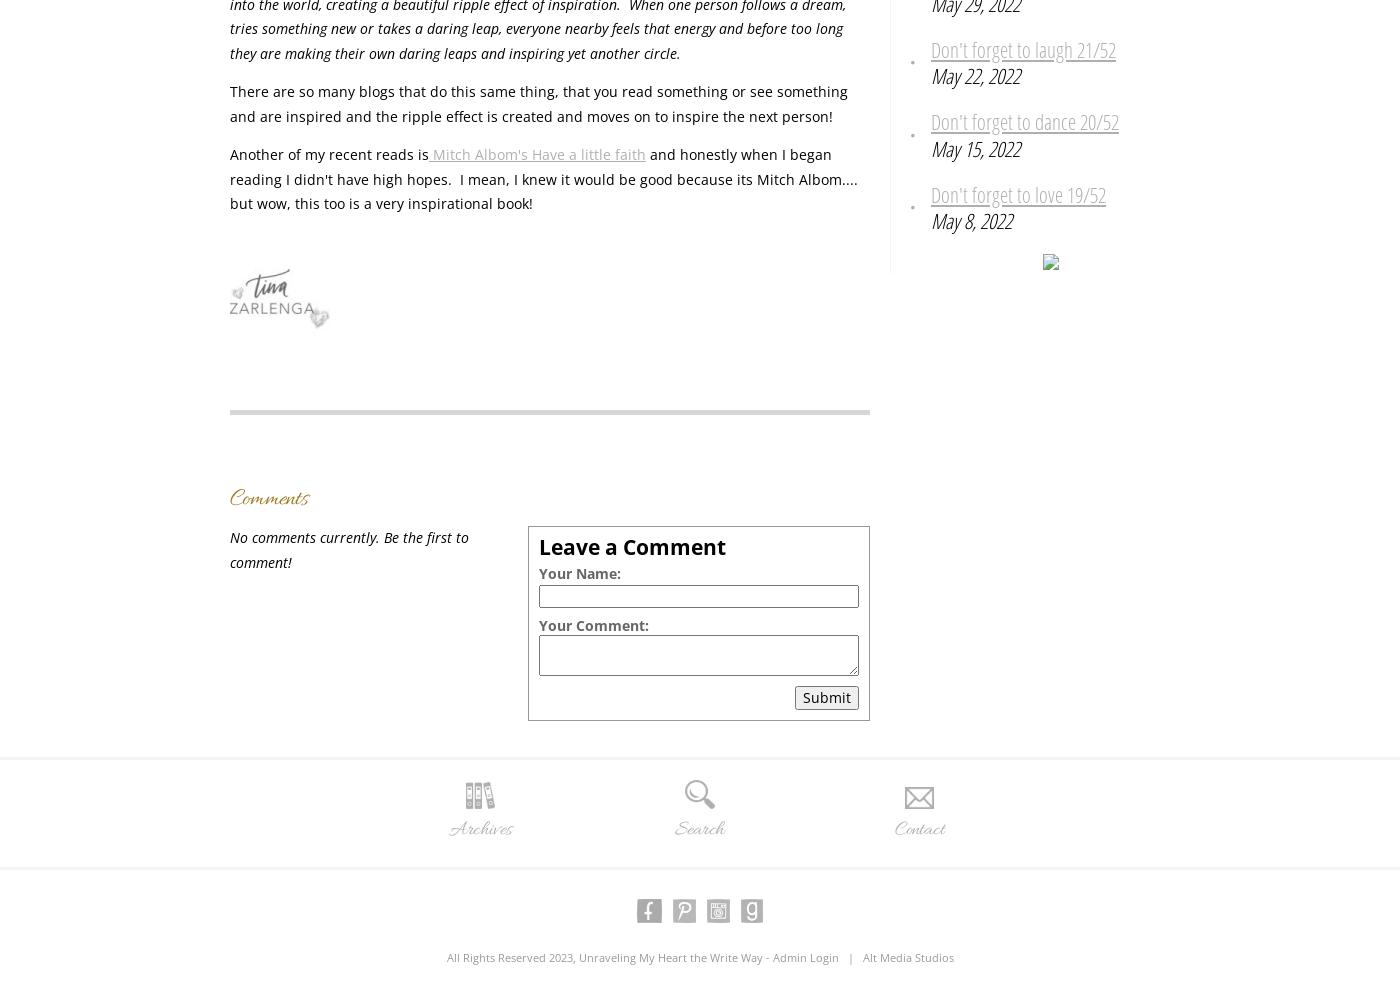 This screenshot has height=1001, width=1400. Describe the element at coordinates (539, 546) in the screenshot. I see `'Leave a Comment'` at that location.